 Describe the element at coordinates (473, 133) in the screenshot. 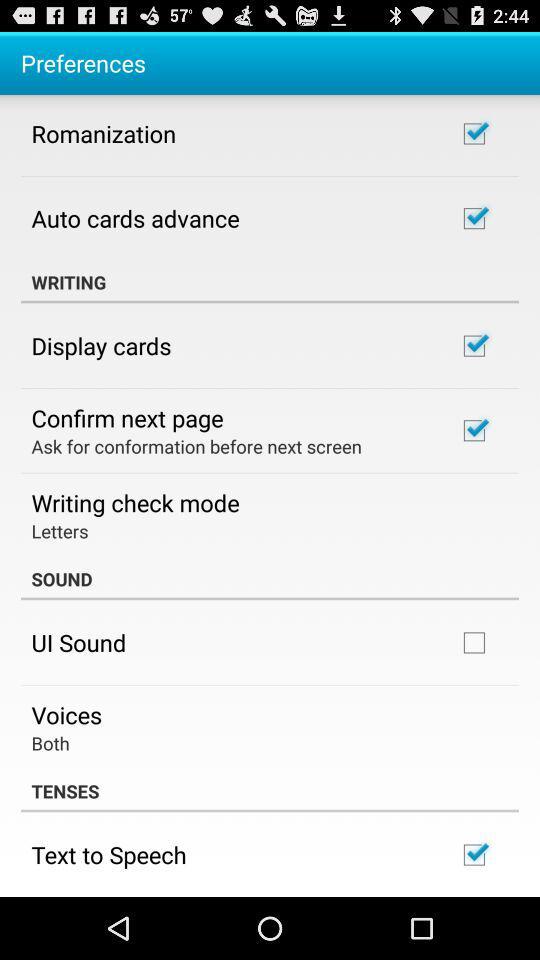

I see `first checkbox` at that location.